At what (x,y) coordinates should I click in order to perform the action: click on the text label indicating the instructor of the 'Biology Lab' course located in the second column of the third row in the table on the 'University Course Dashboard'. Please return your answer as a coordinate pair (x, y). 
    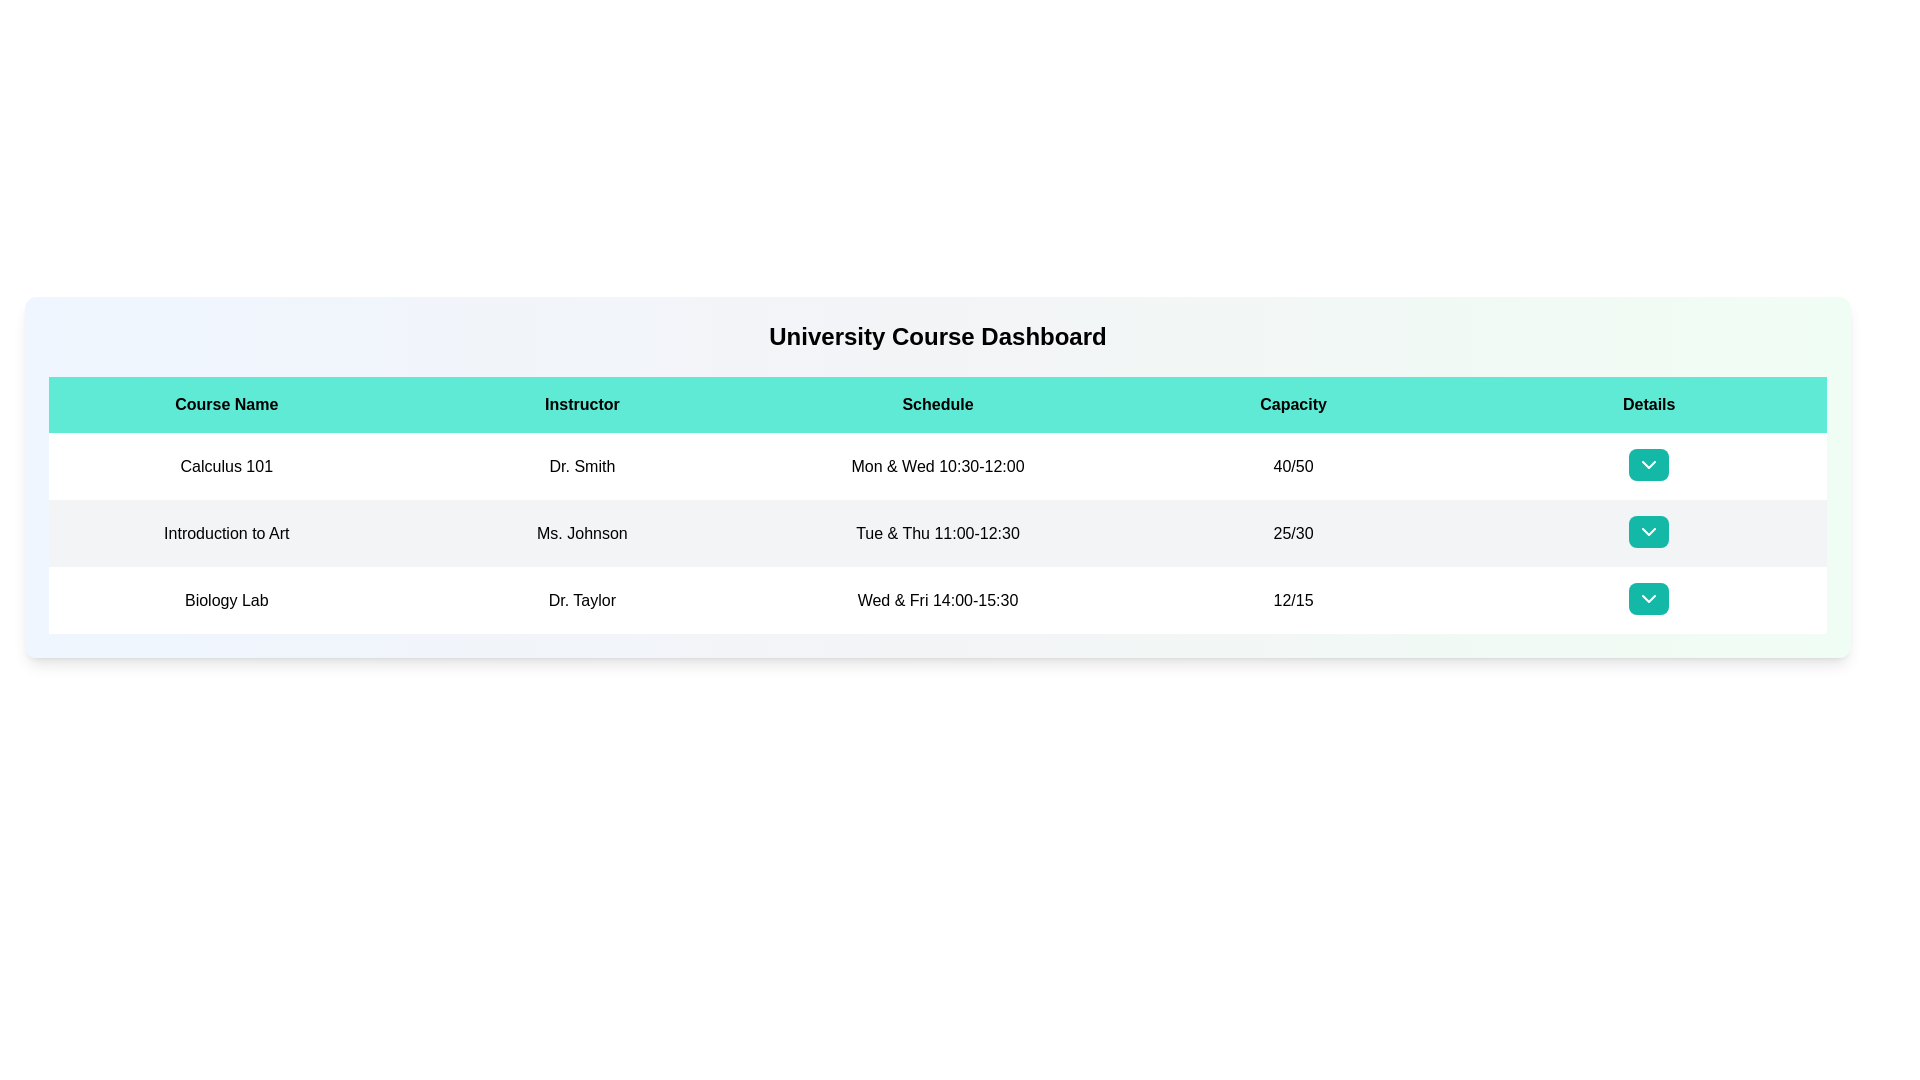
    Looking at the image, I should click on (581, 599).